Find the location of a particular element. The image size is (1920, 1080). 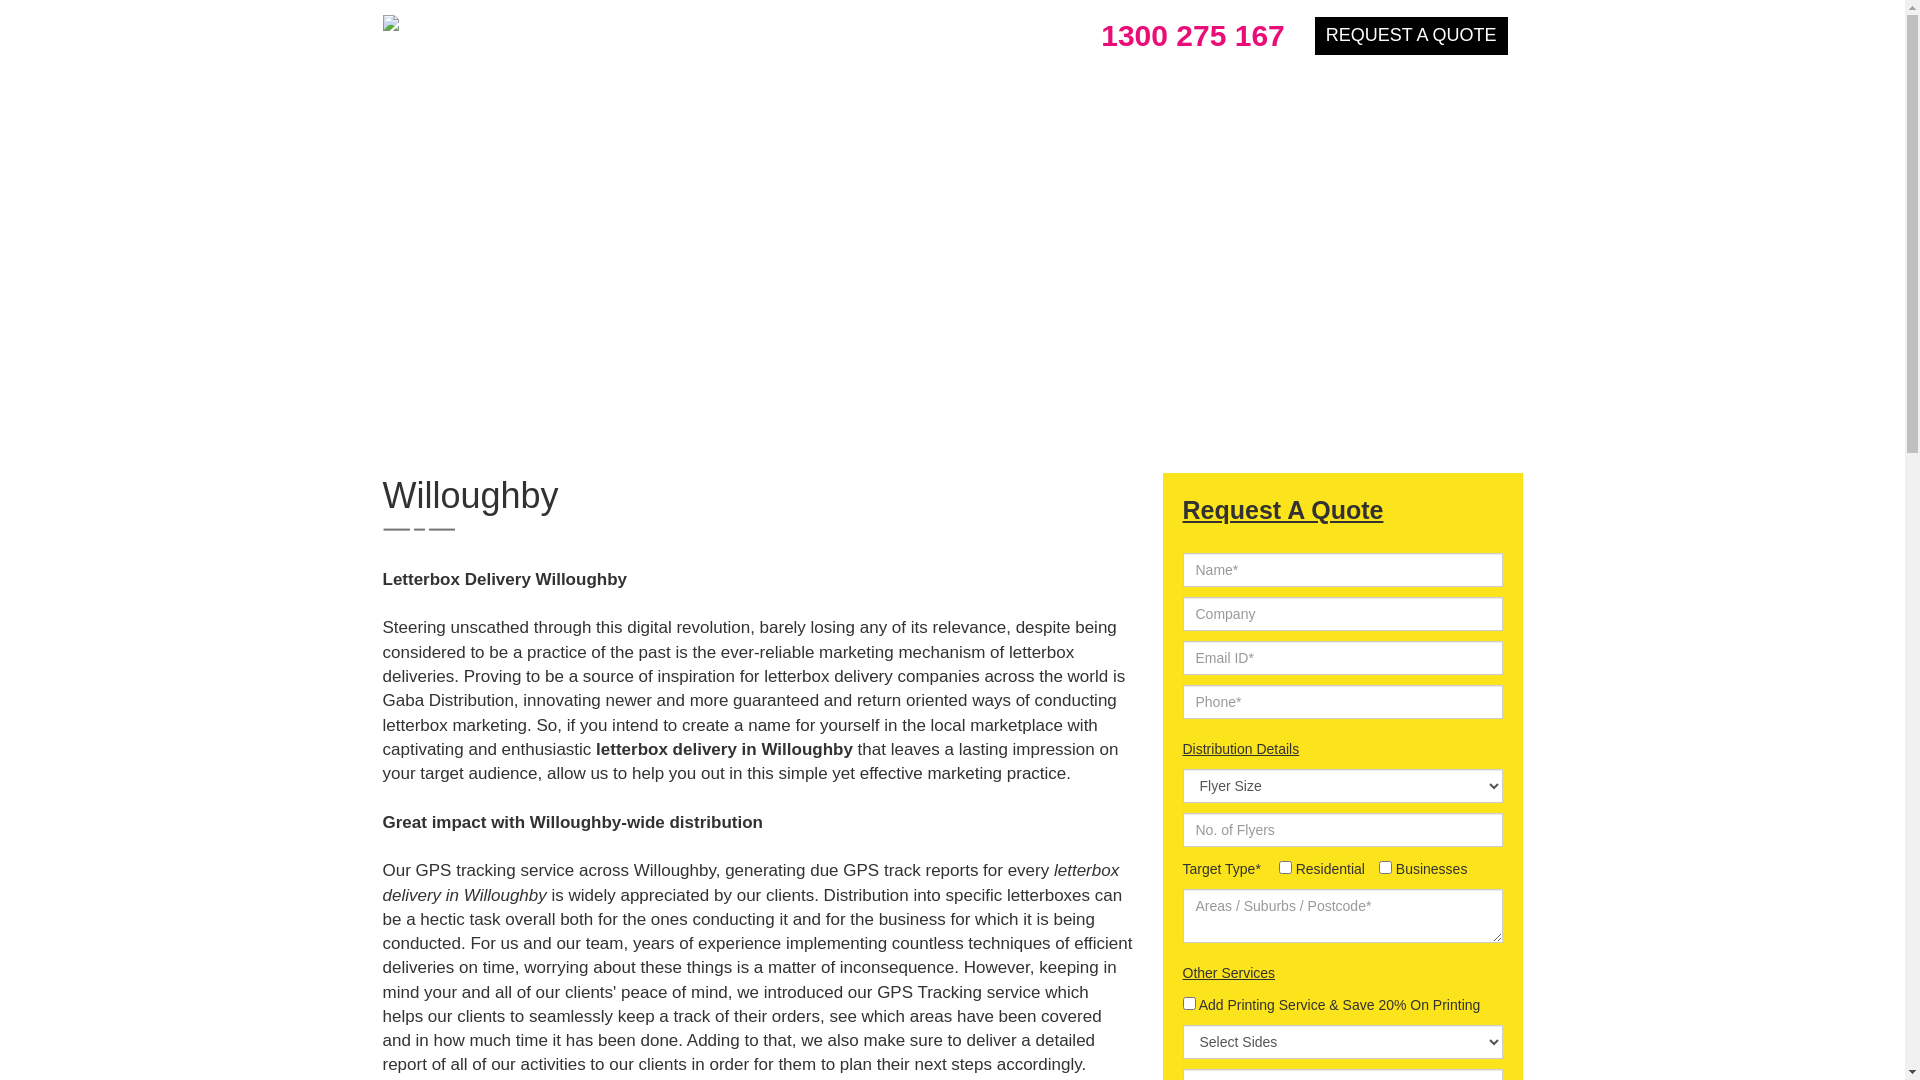

'Letterbox Delivery Sydney' is located at coordinates (513, 23).